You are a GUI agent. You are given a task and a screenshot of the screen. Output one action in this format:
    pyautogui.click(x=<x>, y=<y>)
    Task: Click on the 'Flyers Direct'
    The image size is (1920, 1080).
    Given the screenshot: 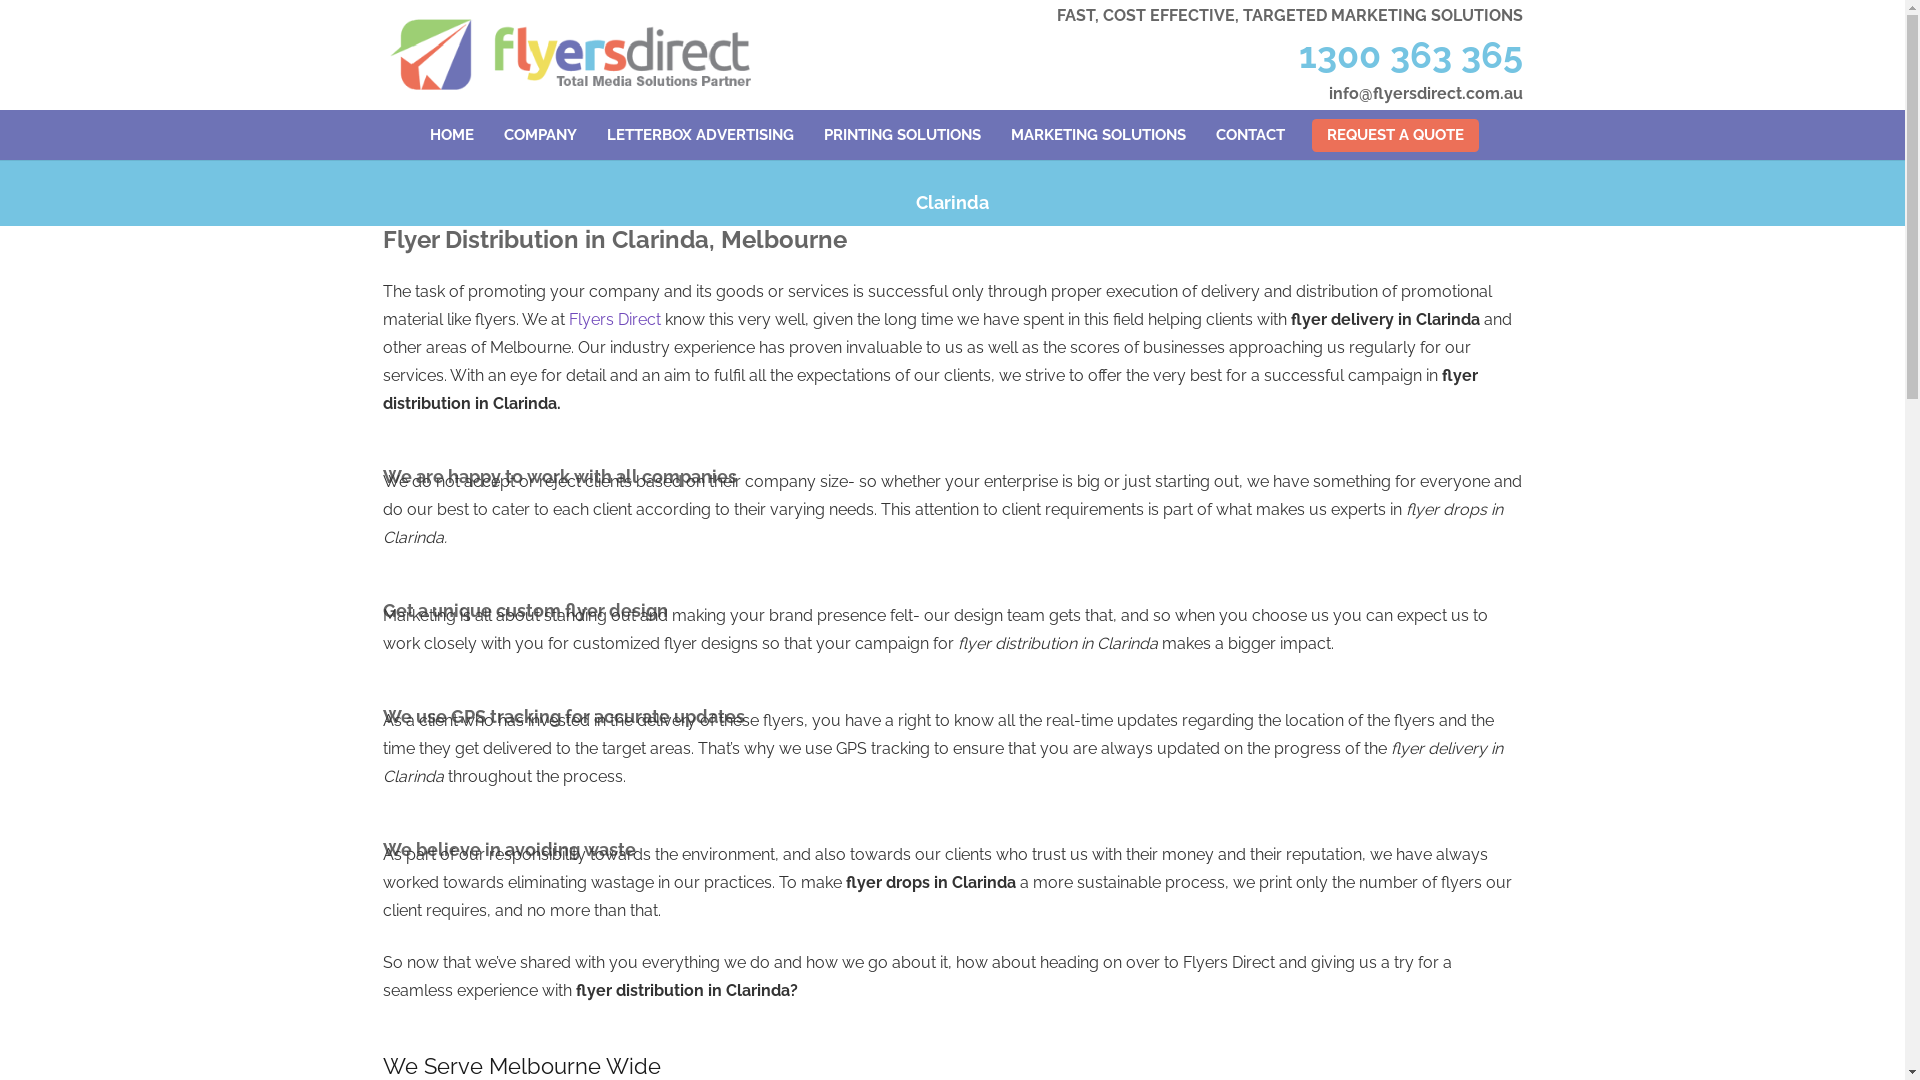 What is the action you would take?
    pyautogui.click(x=566, y=318)
    